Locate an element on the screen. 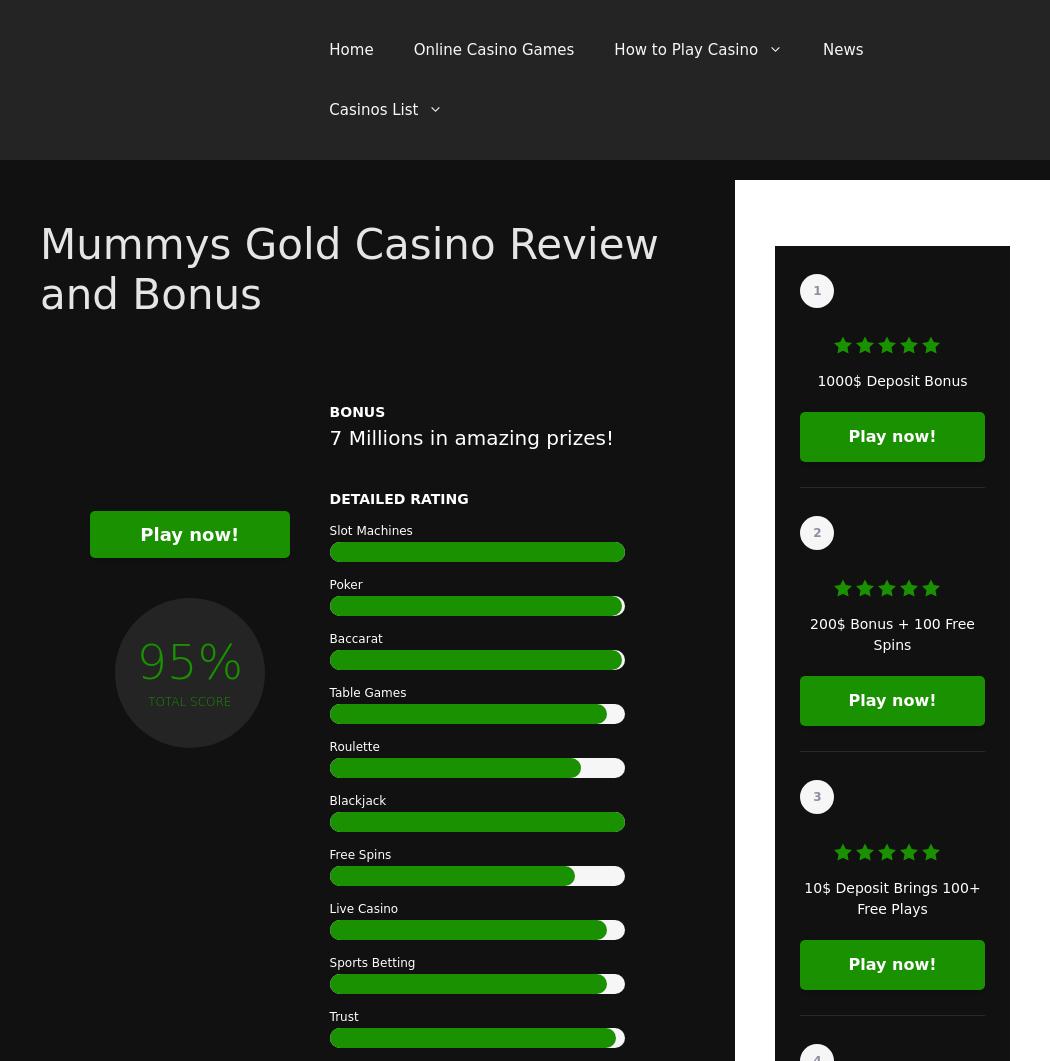  '1000$ Deposit Bonus' is located at coordinates (890, 381).